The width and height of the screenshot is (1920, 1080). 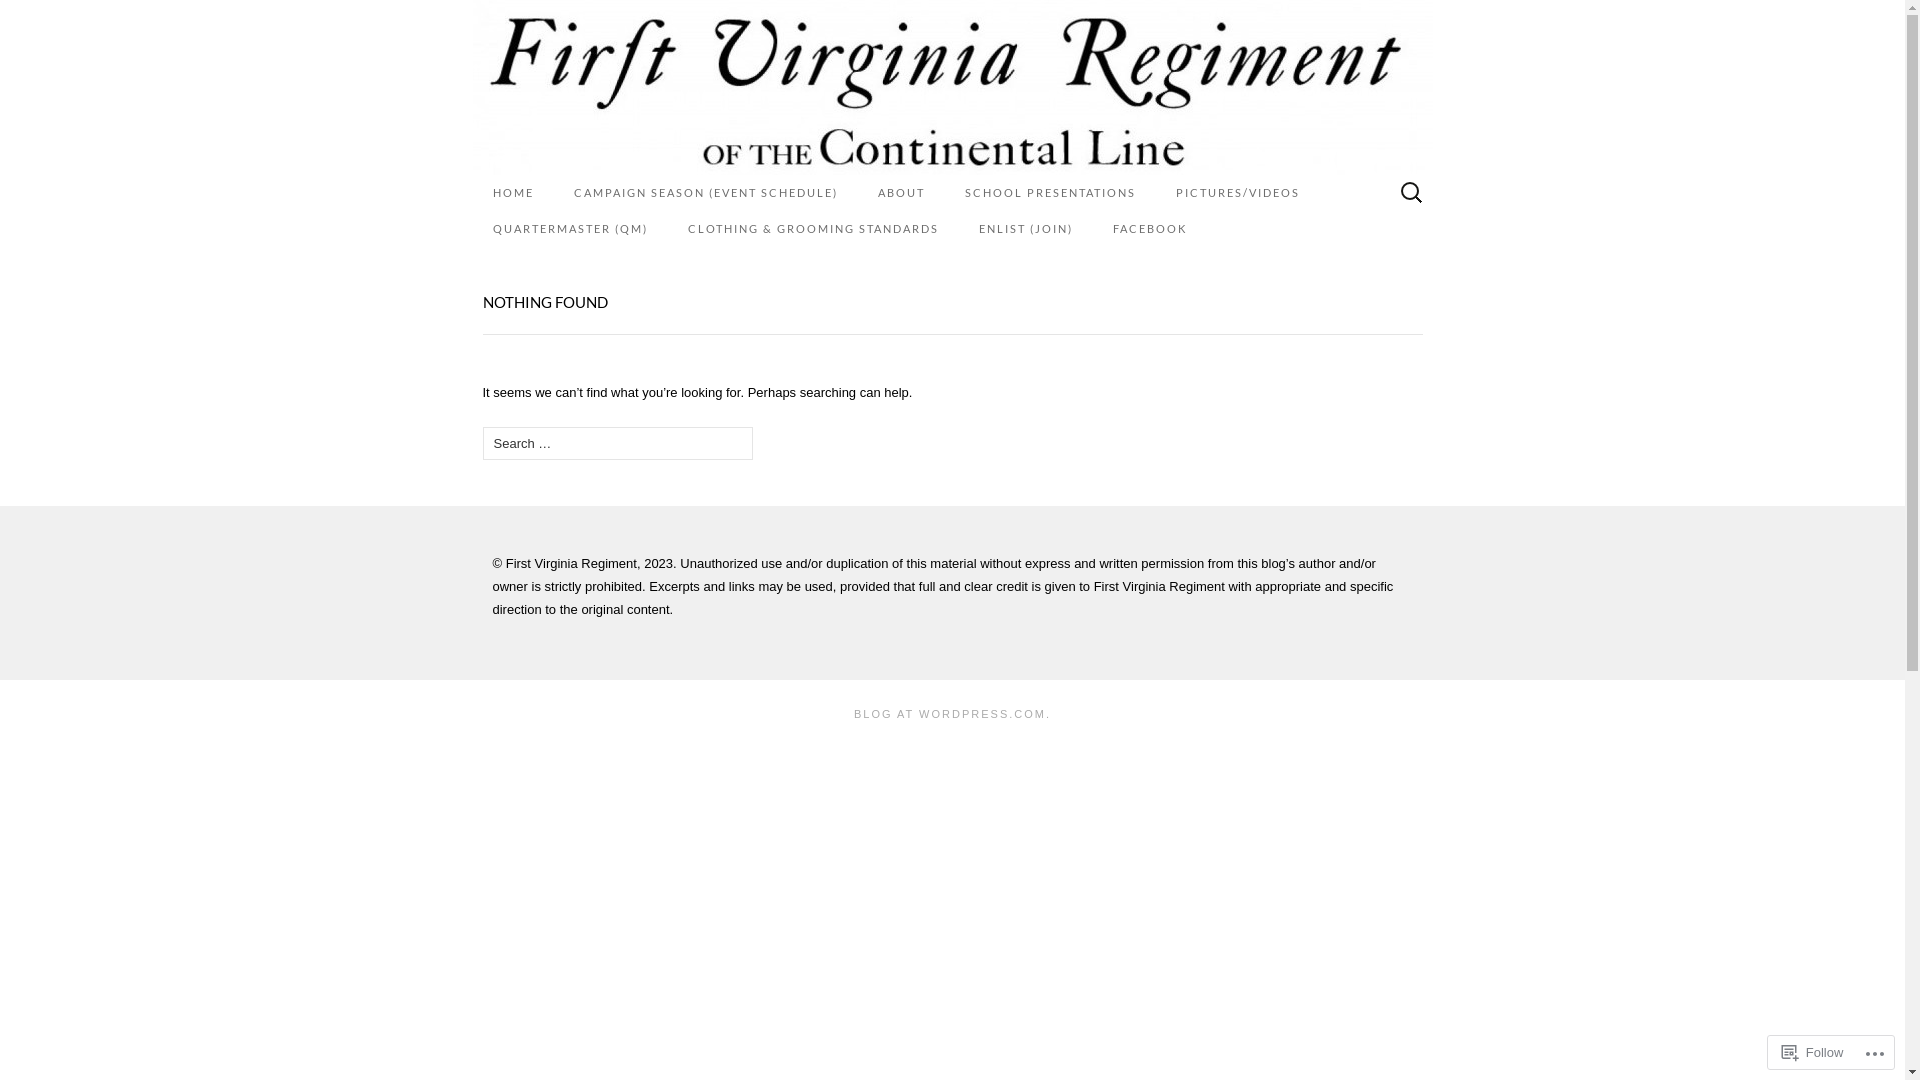 I want to click on 'FACEBOOK', so click(x=1148, y=227).